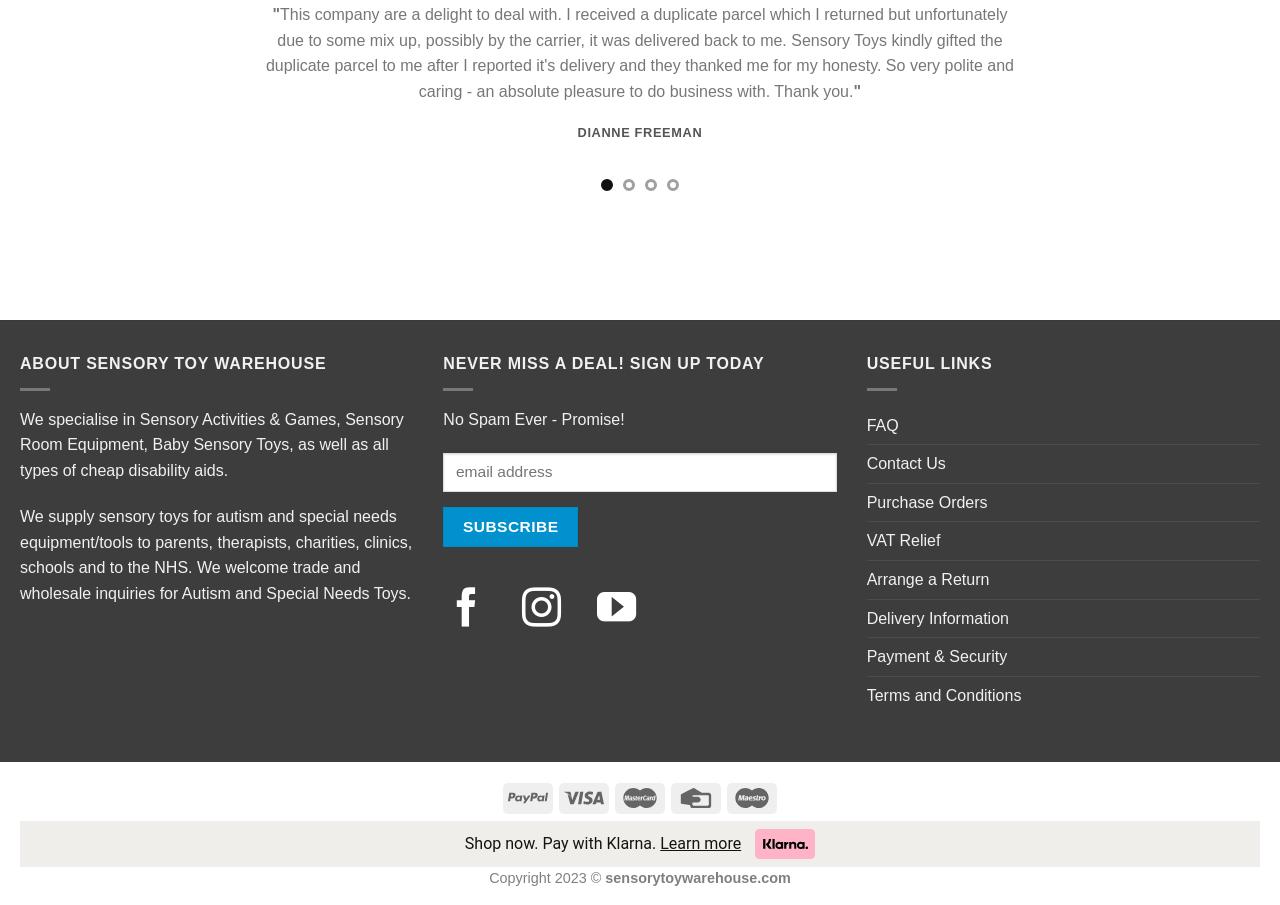 Image resolution: width=1280 pixels, height=905 pixels. I want to click on 'Terms and Conditions', so click(942, 694).